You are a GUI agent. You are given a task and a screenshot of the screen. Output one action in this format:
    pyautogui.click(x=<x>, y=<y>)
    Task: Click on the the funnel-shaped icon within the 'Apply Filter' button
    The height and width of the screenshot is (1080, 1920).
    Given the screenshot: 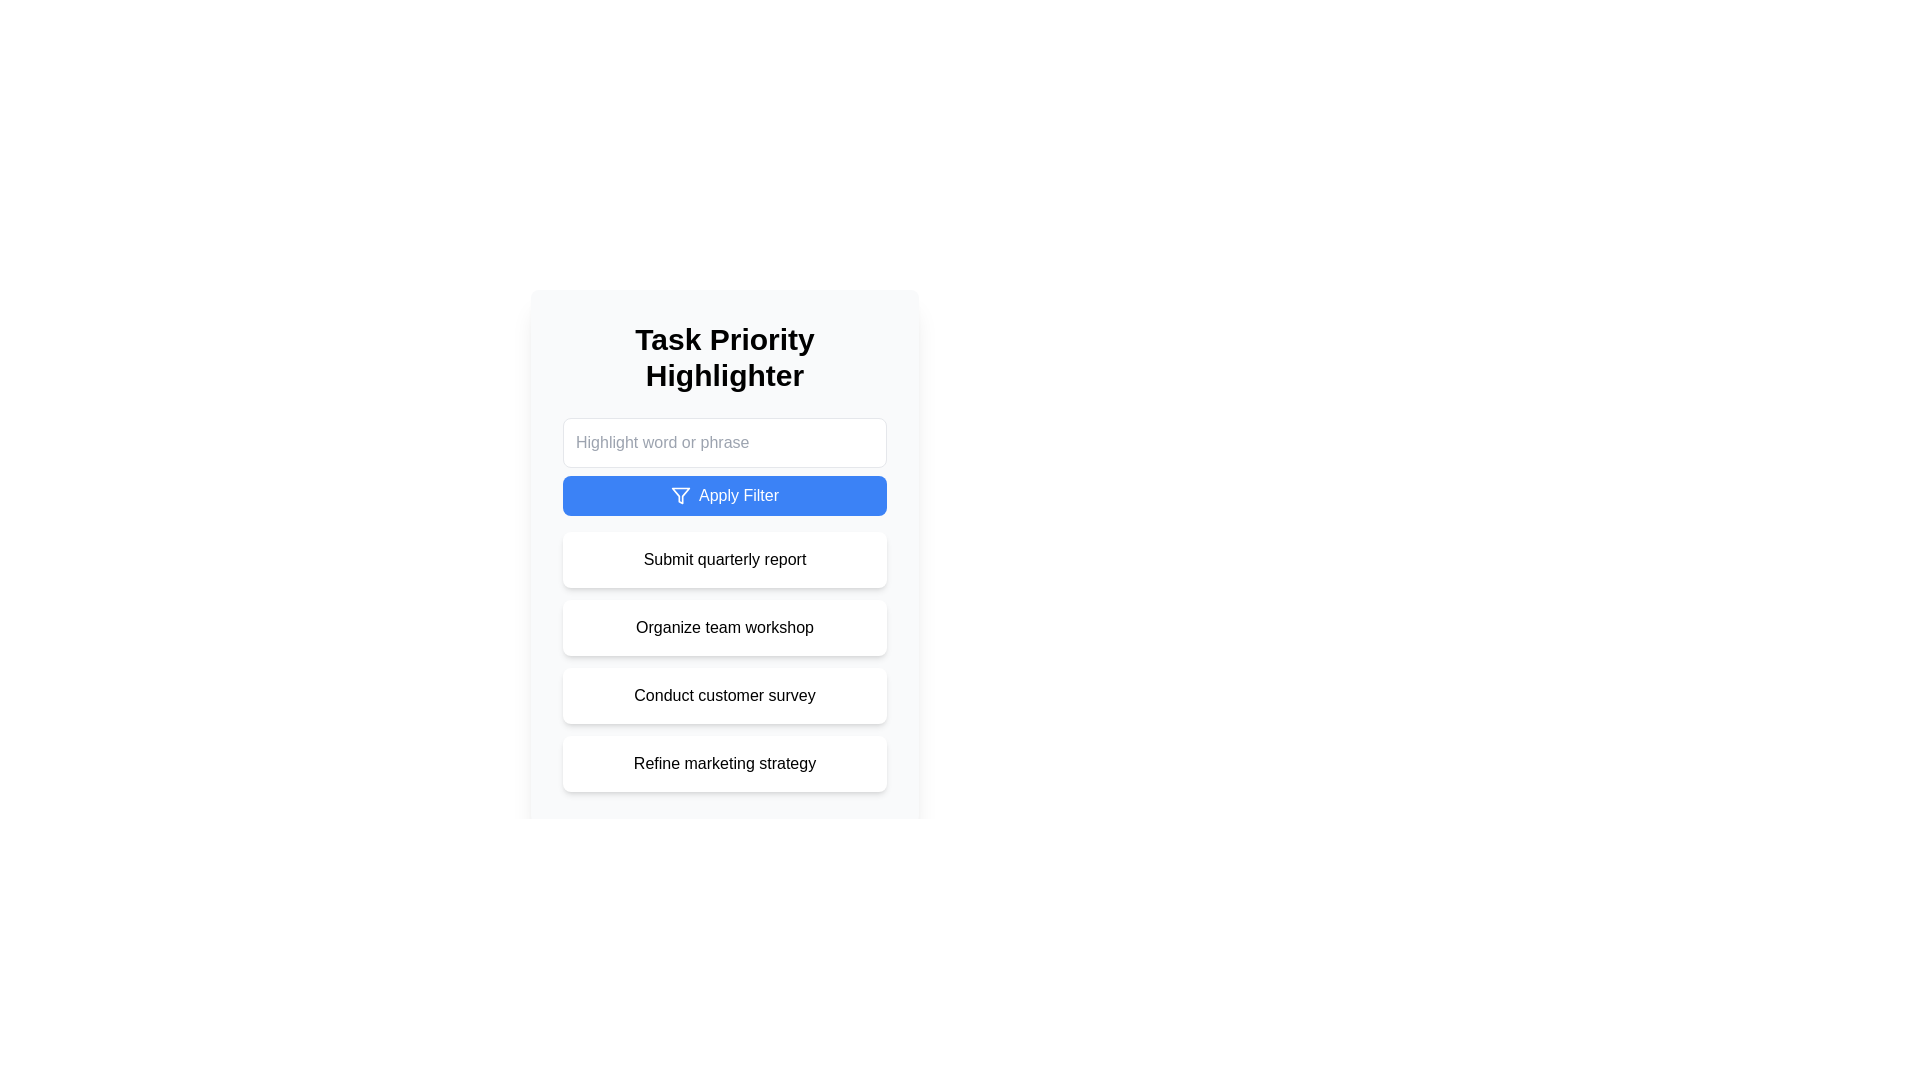 What is the action you would take?
    pyautogui.click(x=681, y=495)
    